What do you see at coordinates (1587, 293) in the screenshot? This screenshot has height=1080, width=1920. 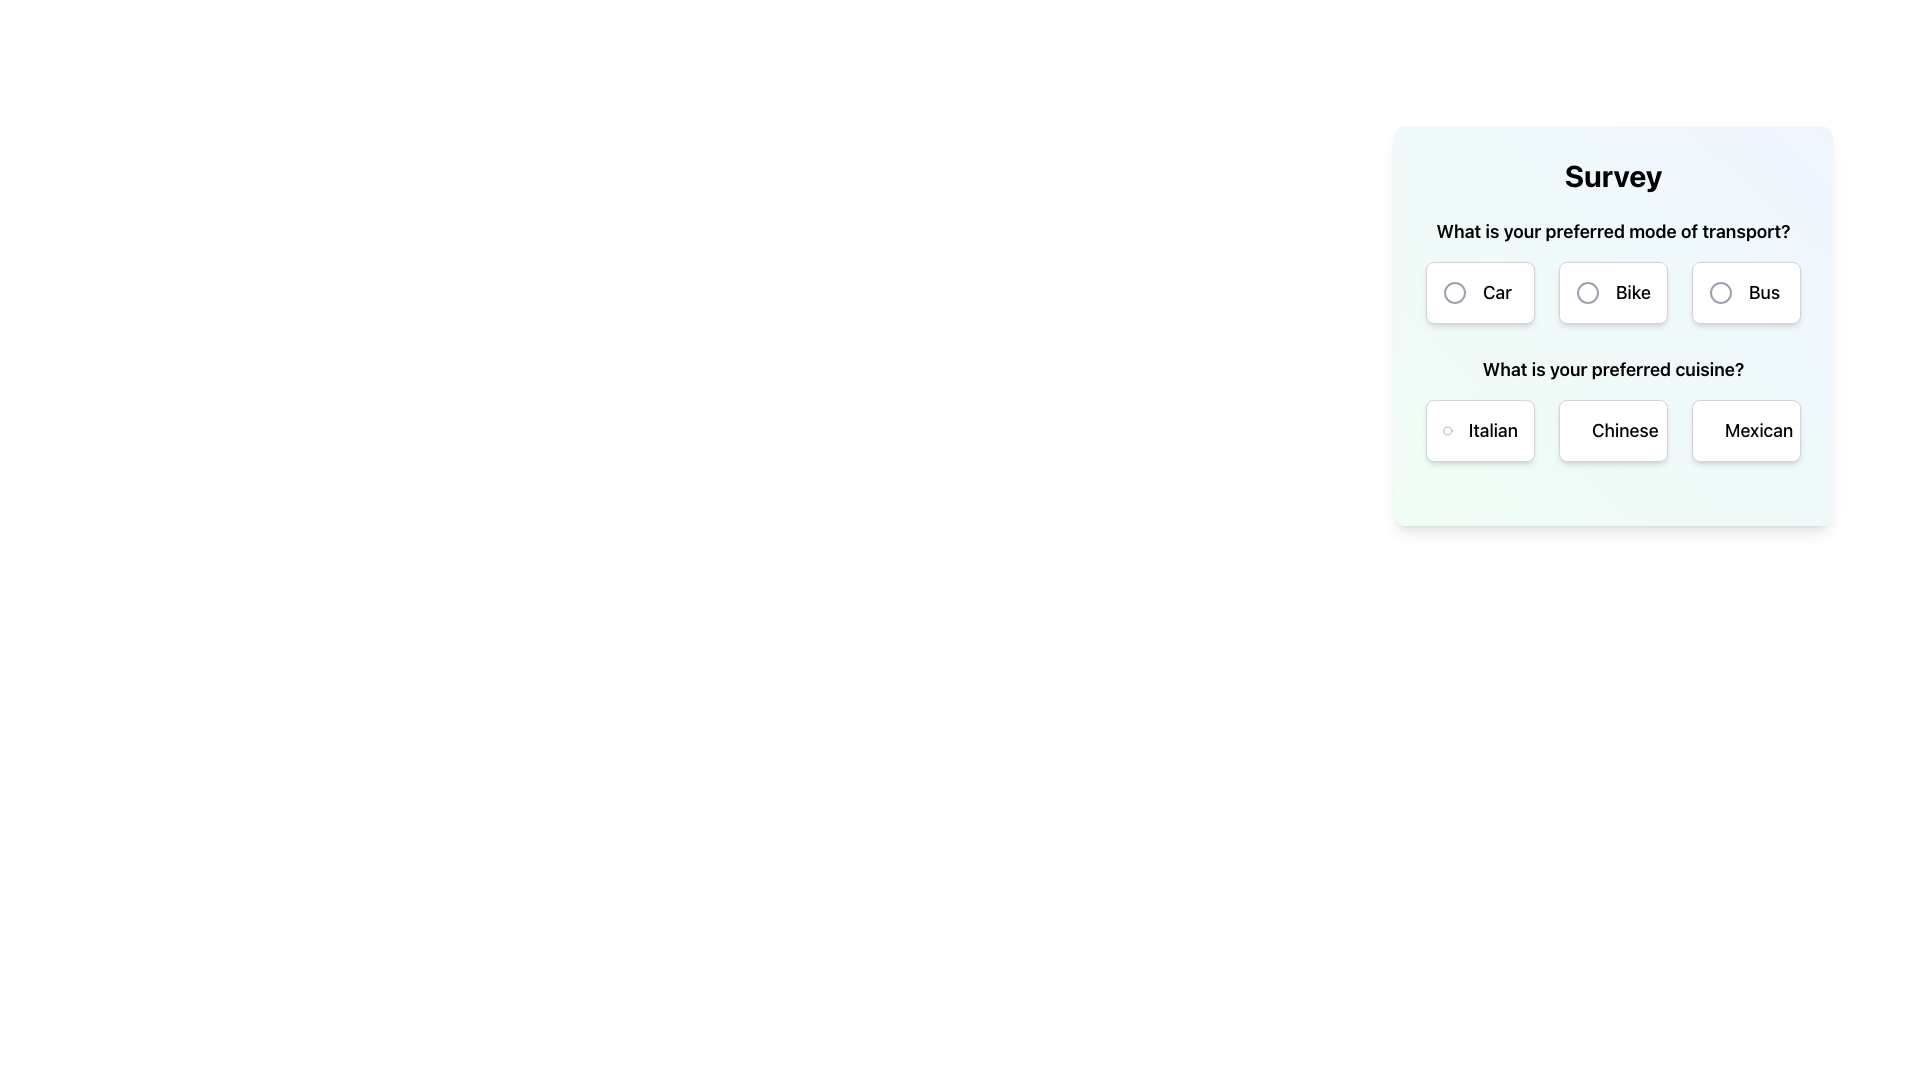 I see `the gray circular radio button indicator associated with the 'Bike' option in the 'Survey' panel, positioned between 'Car' and 'Bus'` at bounding box center [1587, 293].